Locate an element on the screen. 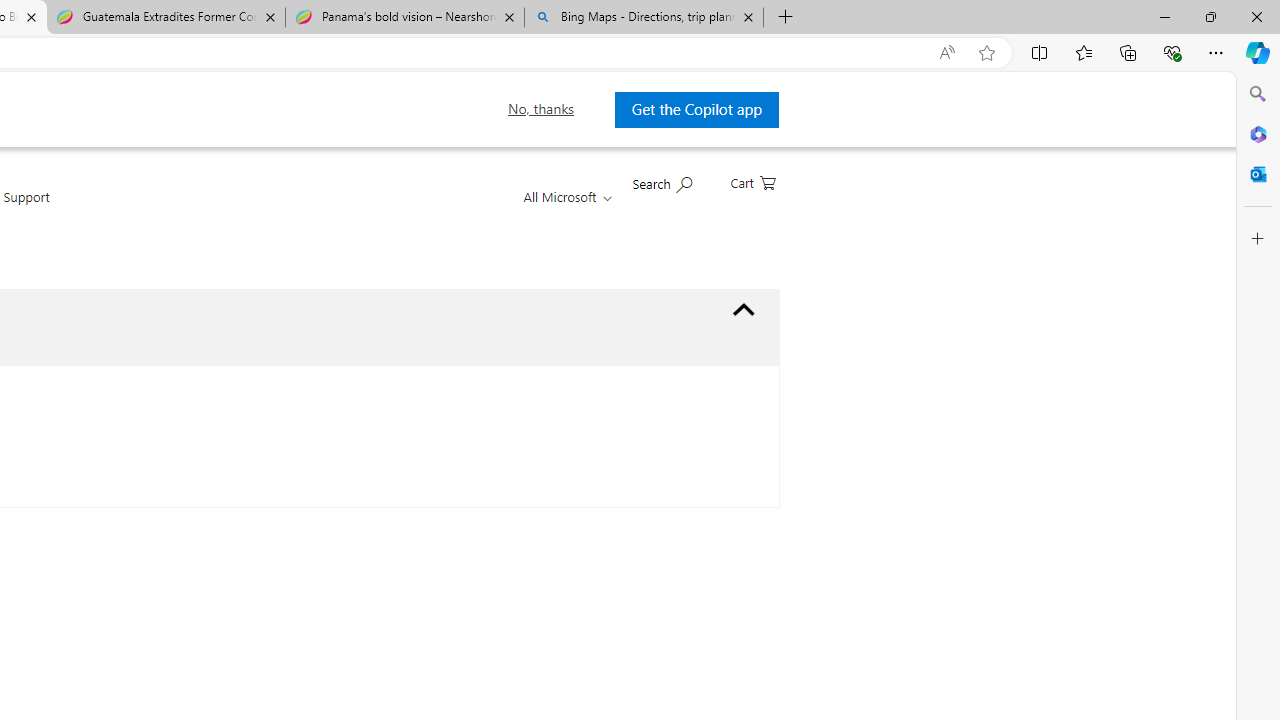 The height and width of the screenshot is (720, 1280). 'Get the Copilot app ' is located at coordinates (696, 109).